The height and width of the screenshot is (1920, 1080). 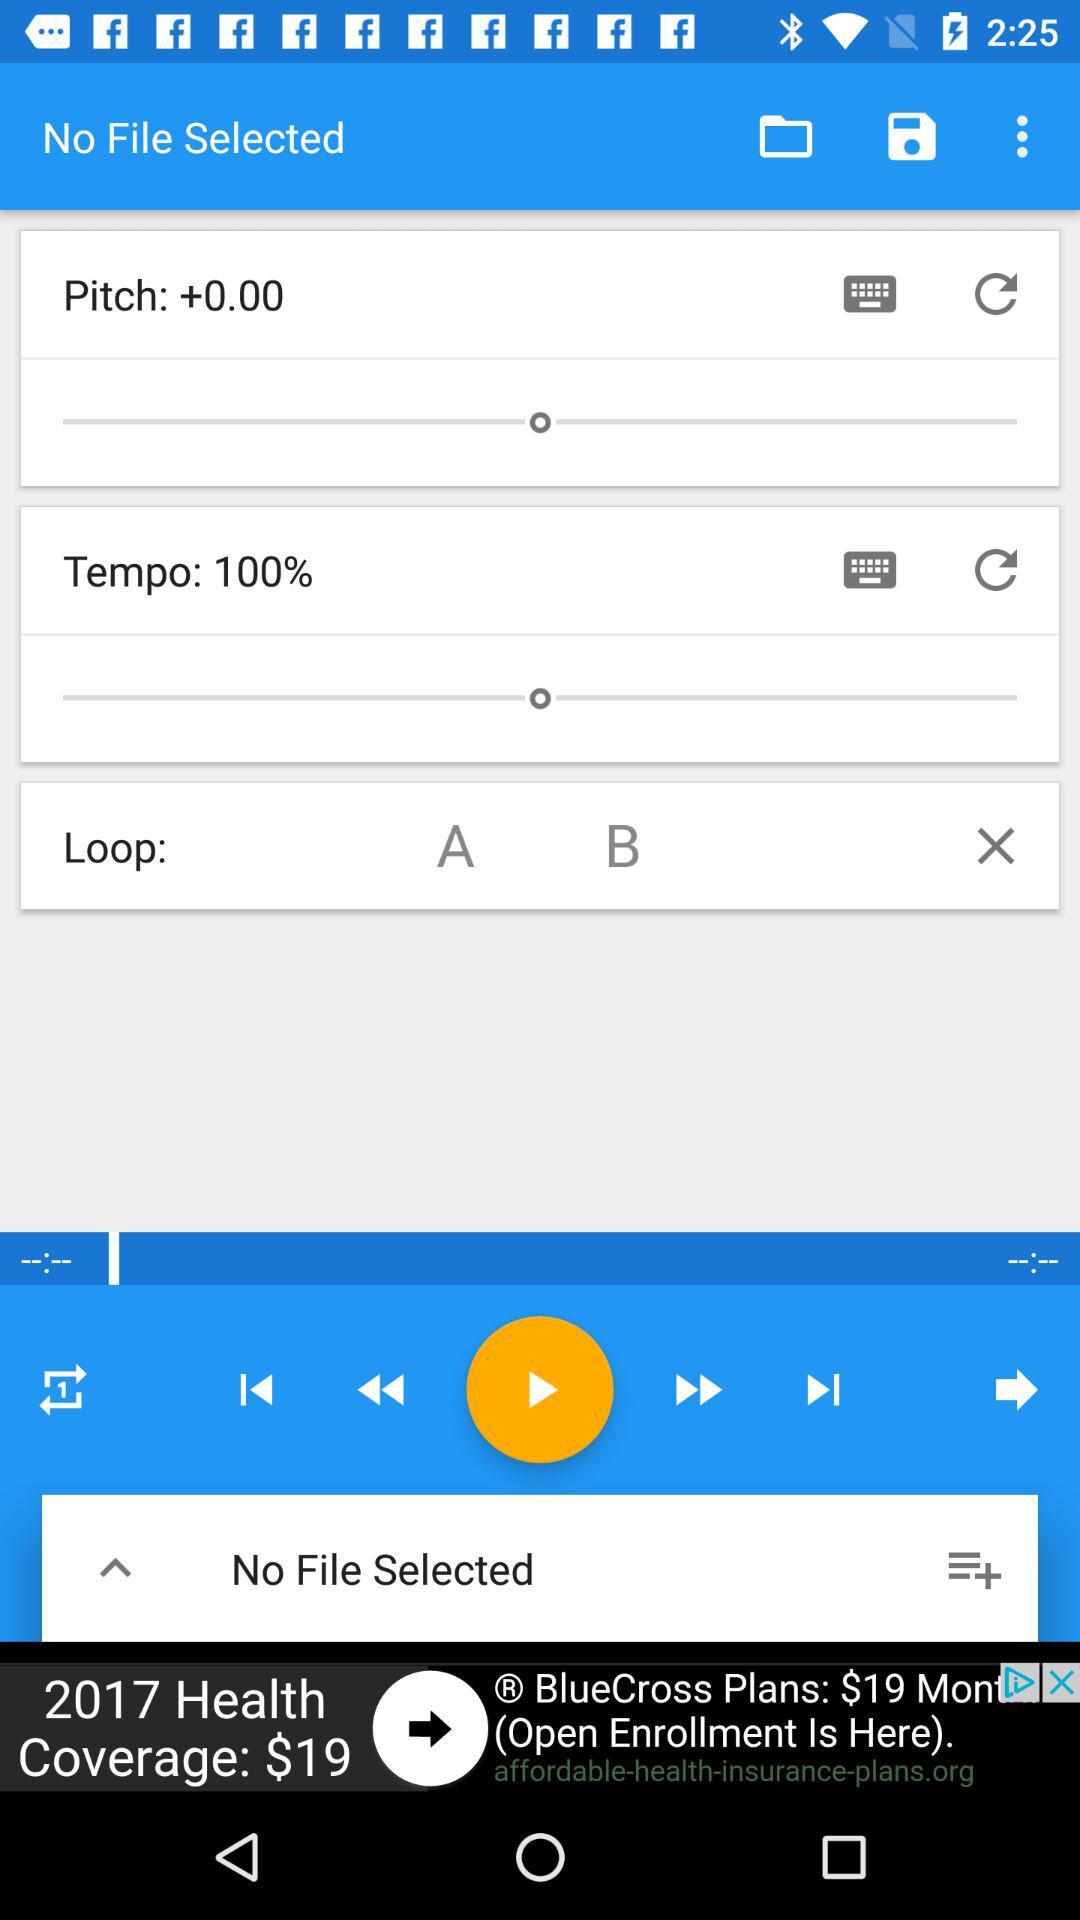 I want to click on next button, so click(x=823, y=1388).